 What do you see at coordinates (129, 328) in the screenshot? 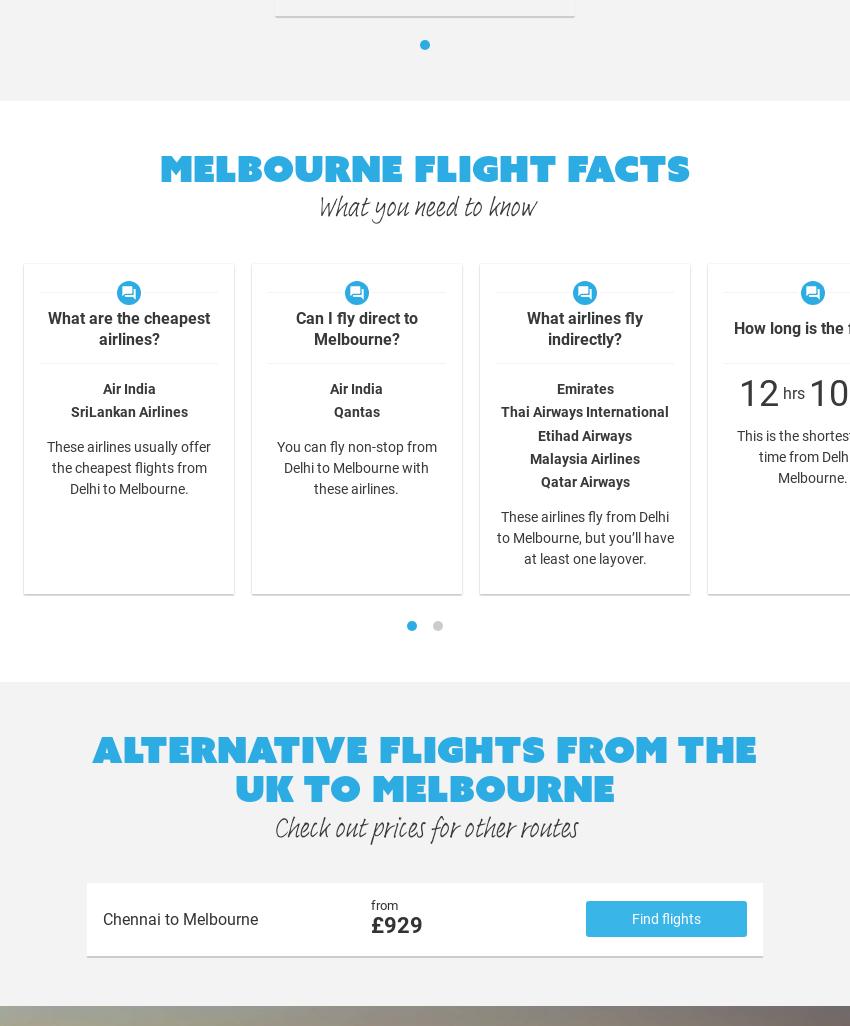
I see `'What are the cheapest airlines?'` at bounding box center [129, 328].